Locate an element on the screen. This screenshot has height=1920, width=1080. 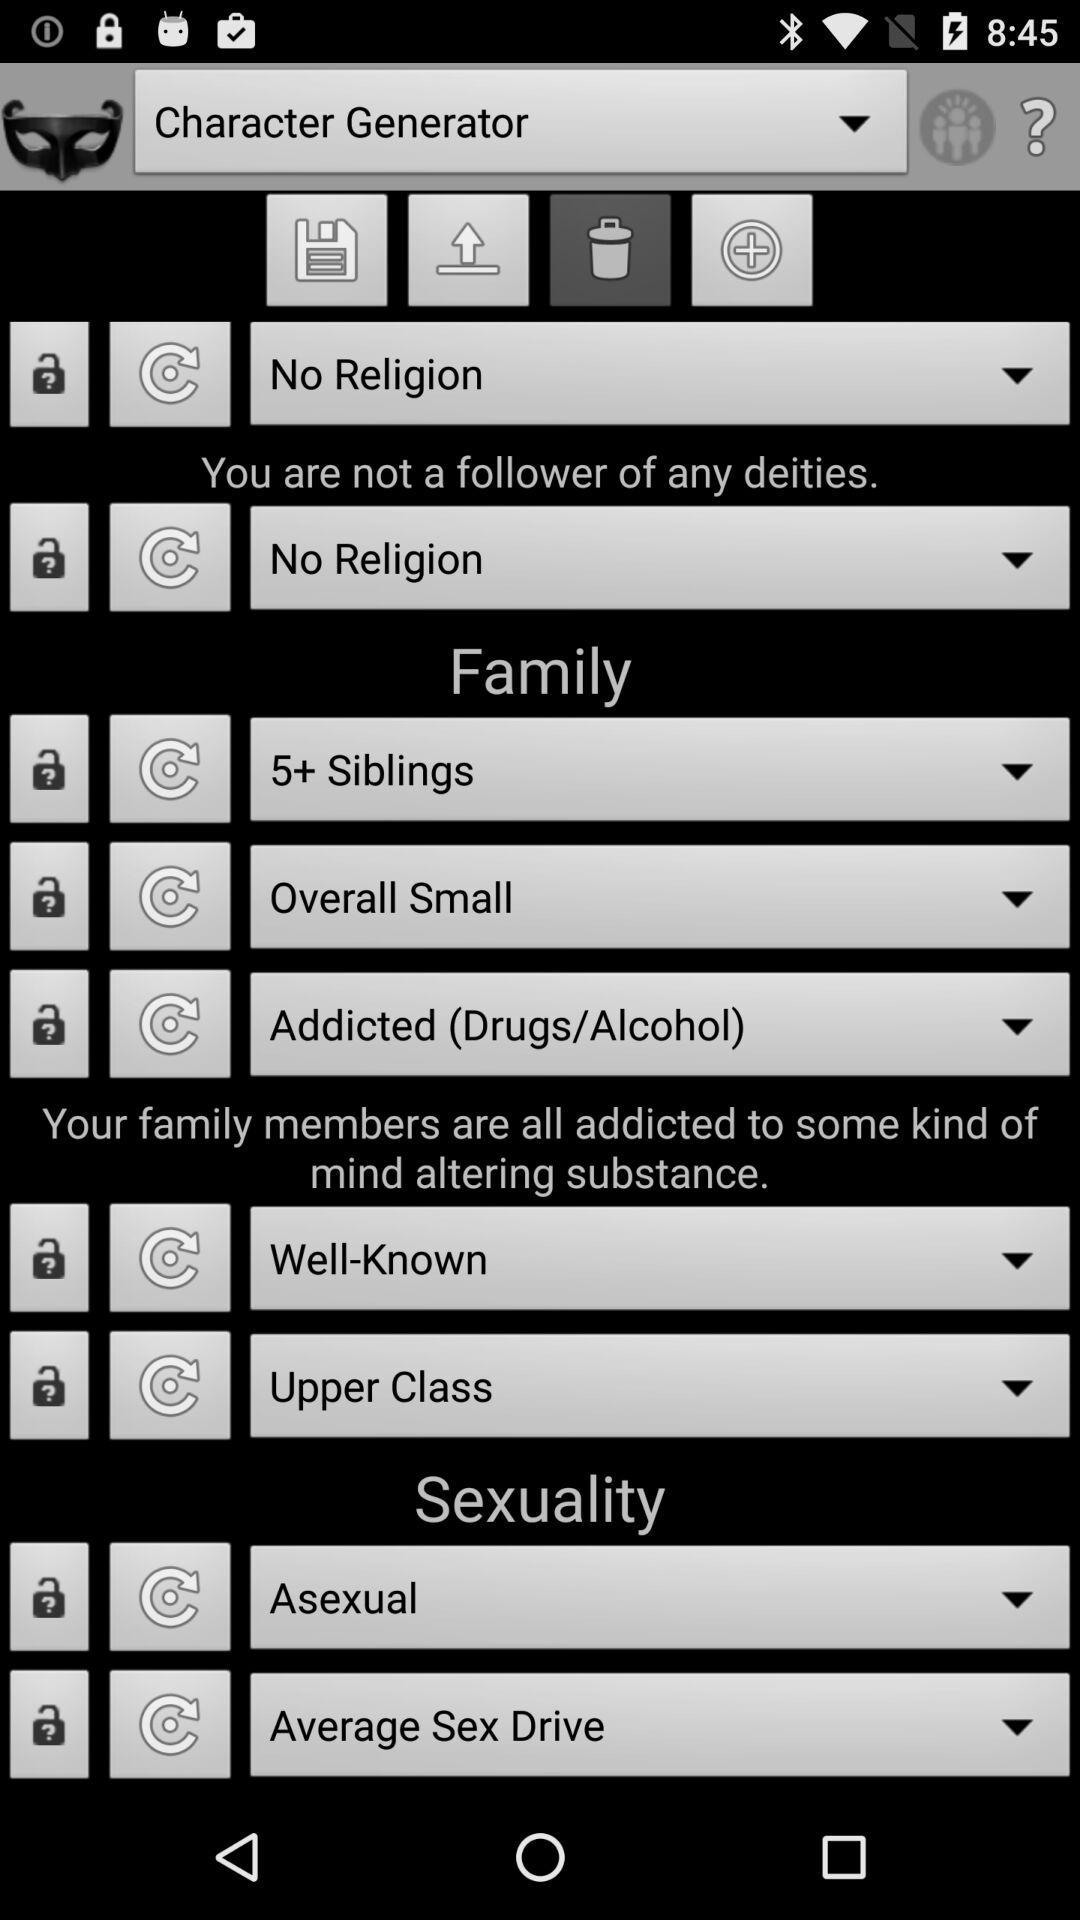
the lock icon is located at coordinates (48, 1101).